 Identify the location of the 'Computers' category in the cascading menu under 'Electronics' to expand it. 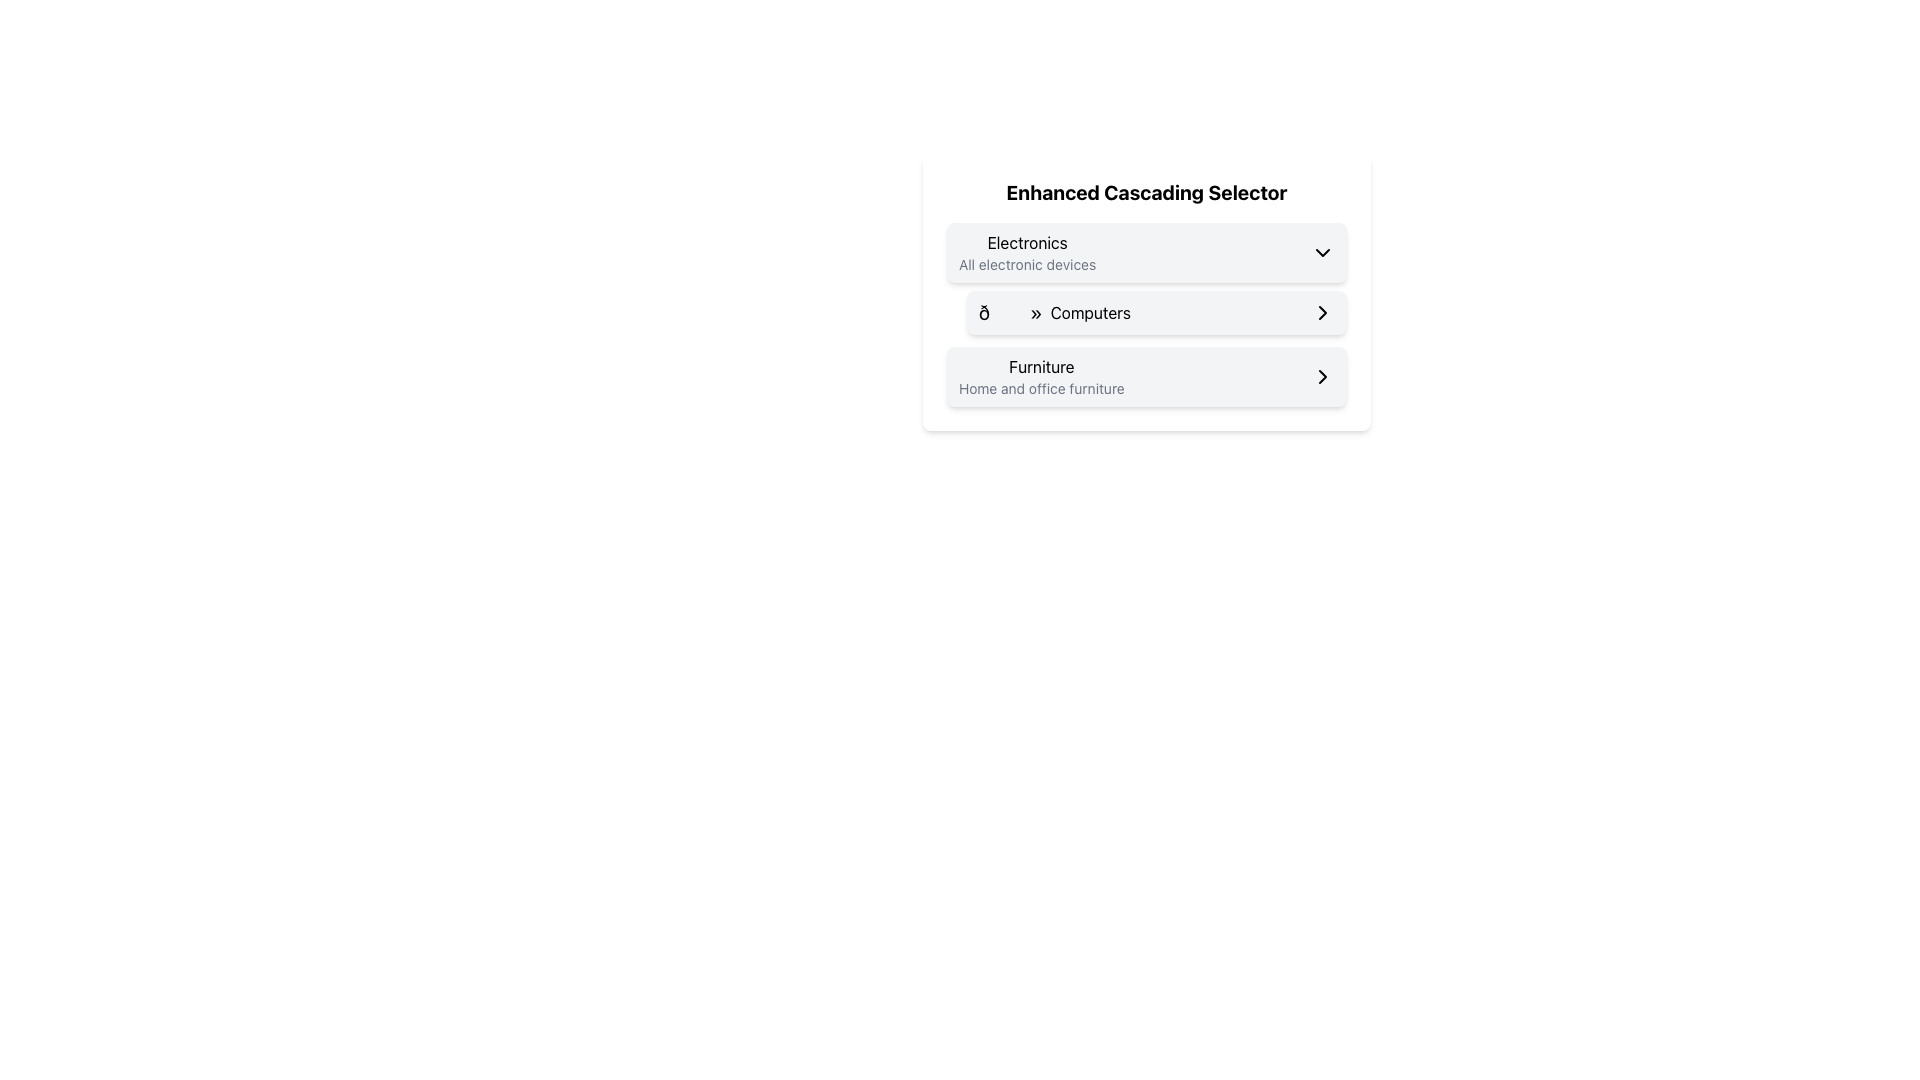
(1147, 278).